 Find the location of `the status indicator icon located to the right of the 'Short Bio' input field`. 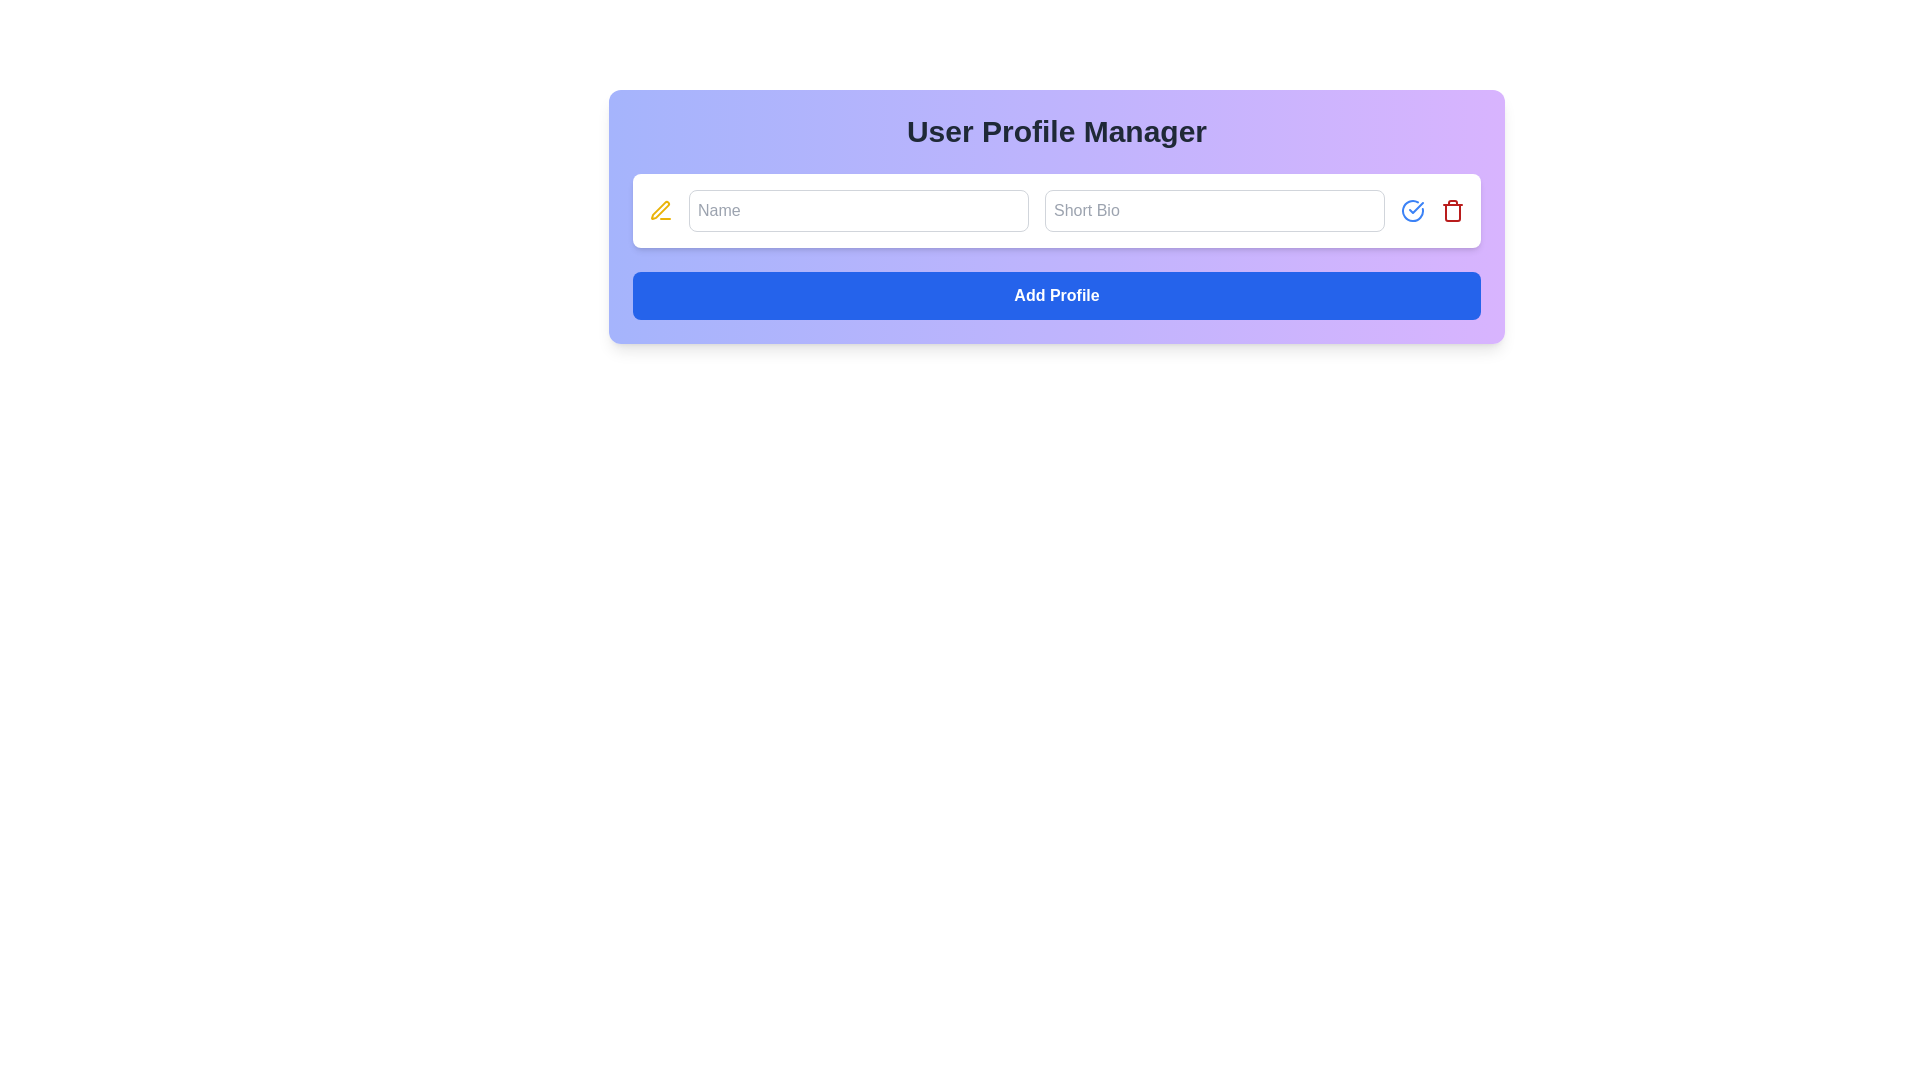

the status indicator icon located to the right of the 'Short Bio' input field is located at coordinates (1411, 211).